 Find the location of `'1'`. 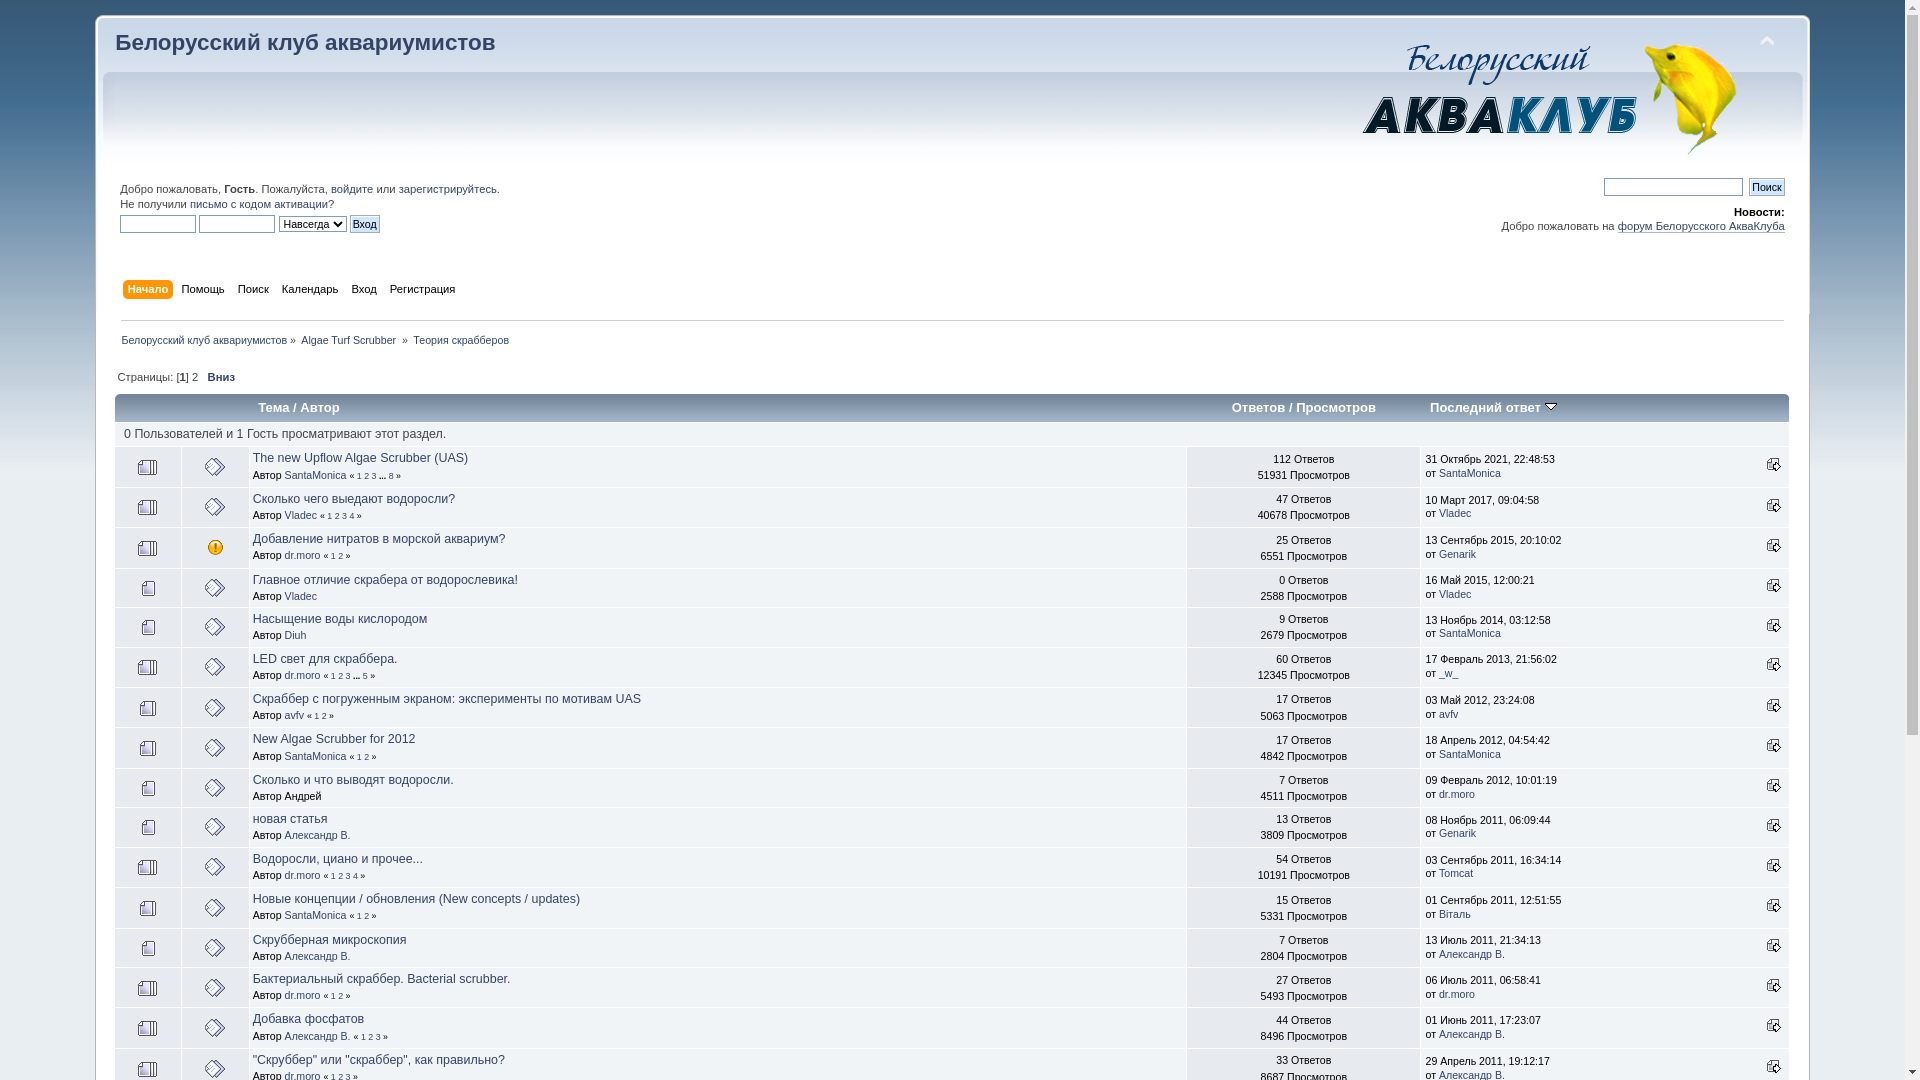

'1' is located at coordinates (333, 675).